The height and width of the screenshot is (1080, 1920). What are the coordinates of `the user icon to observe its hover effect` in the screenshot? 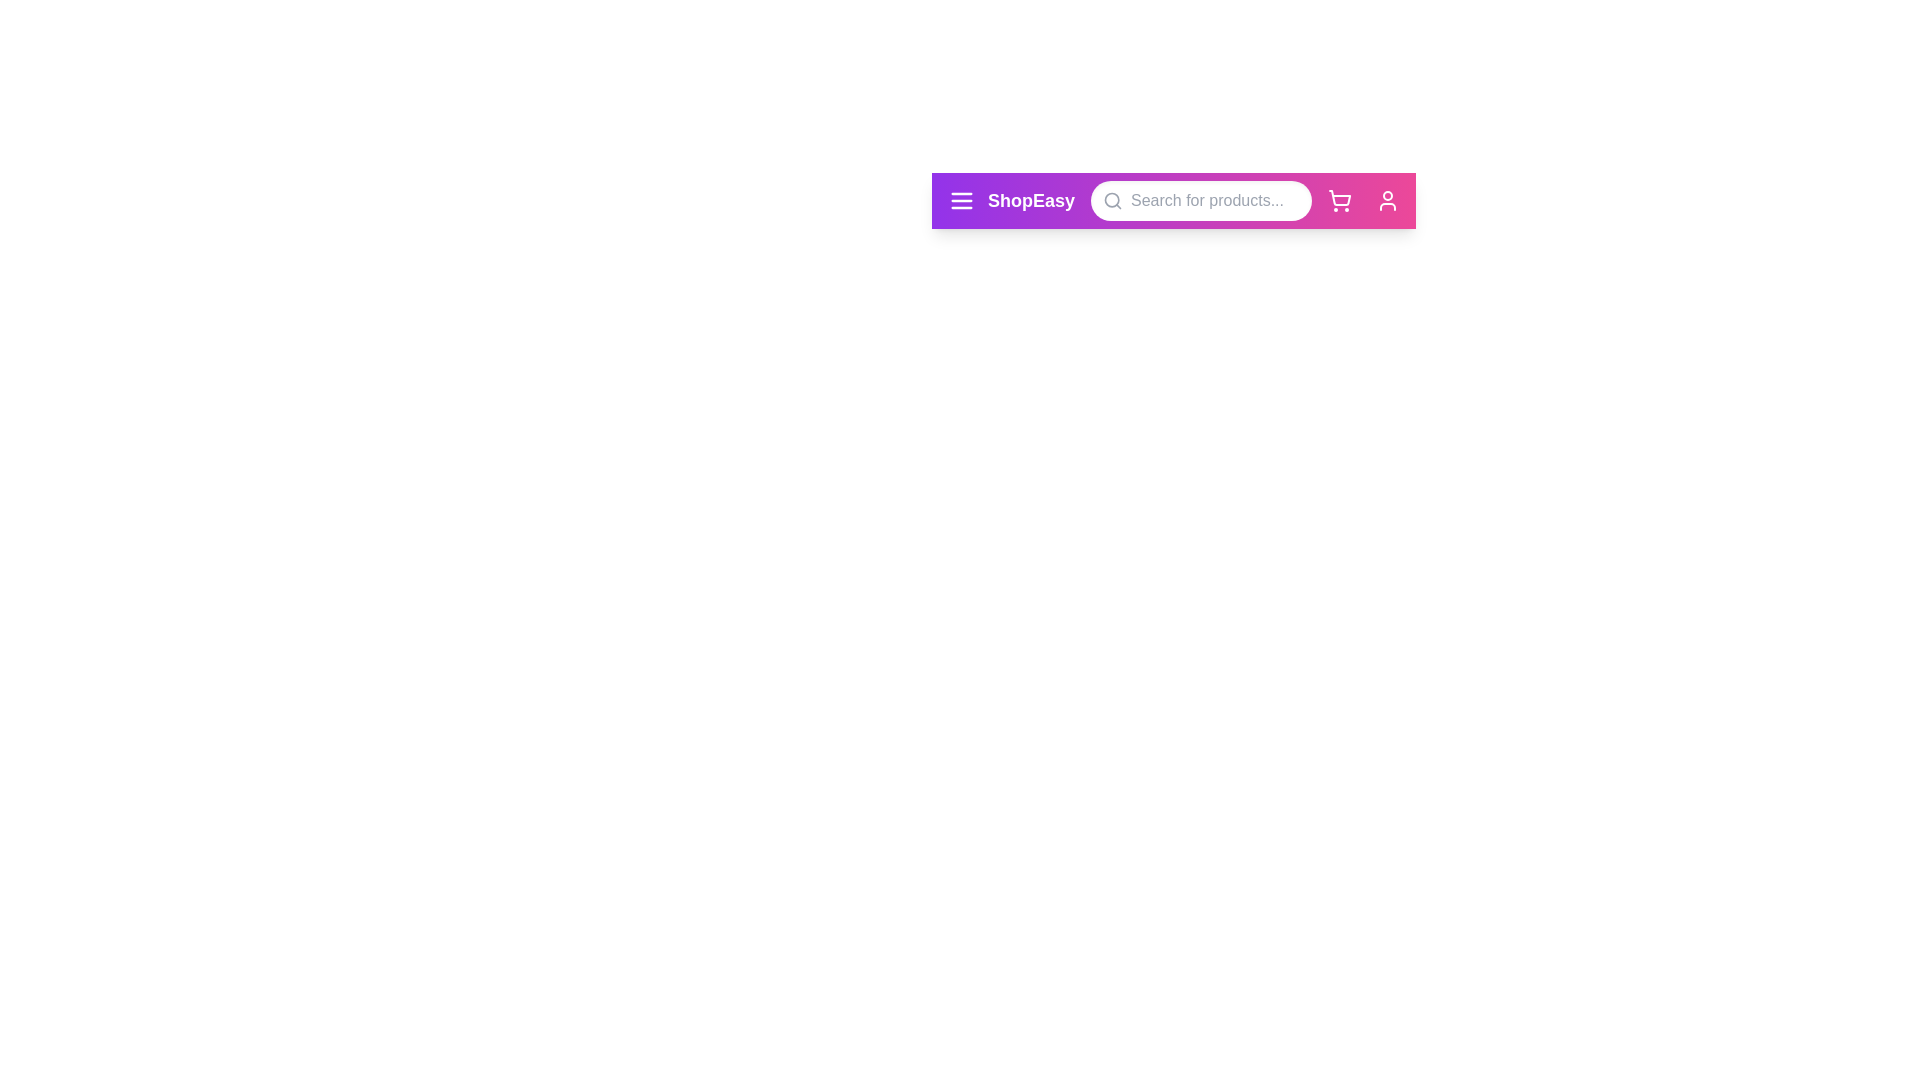 It's located at (1386, 200).